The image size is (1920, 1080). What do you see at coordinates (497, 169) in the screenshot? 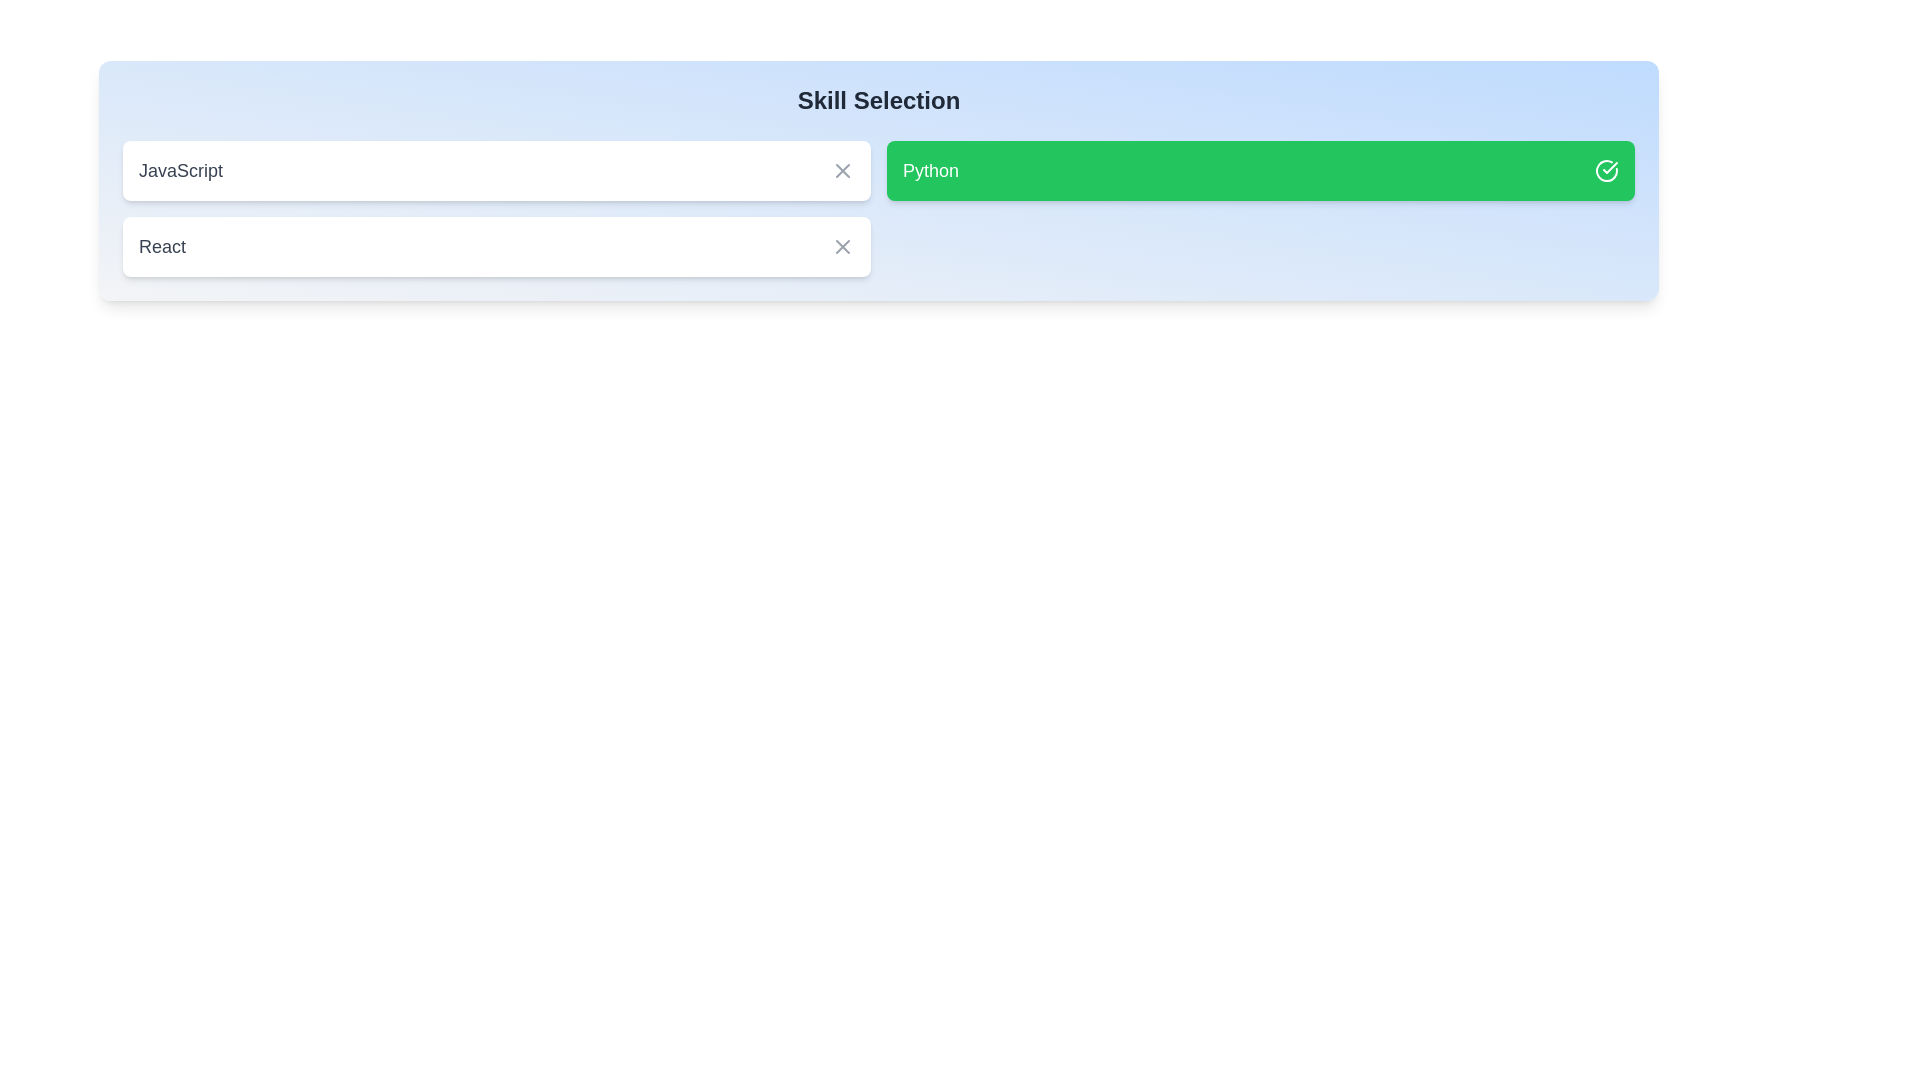
I see `the skill JavaScript by clicking on its corresponding element` at bounding box center [497, 169].